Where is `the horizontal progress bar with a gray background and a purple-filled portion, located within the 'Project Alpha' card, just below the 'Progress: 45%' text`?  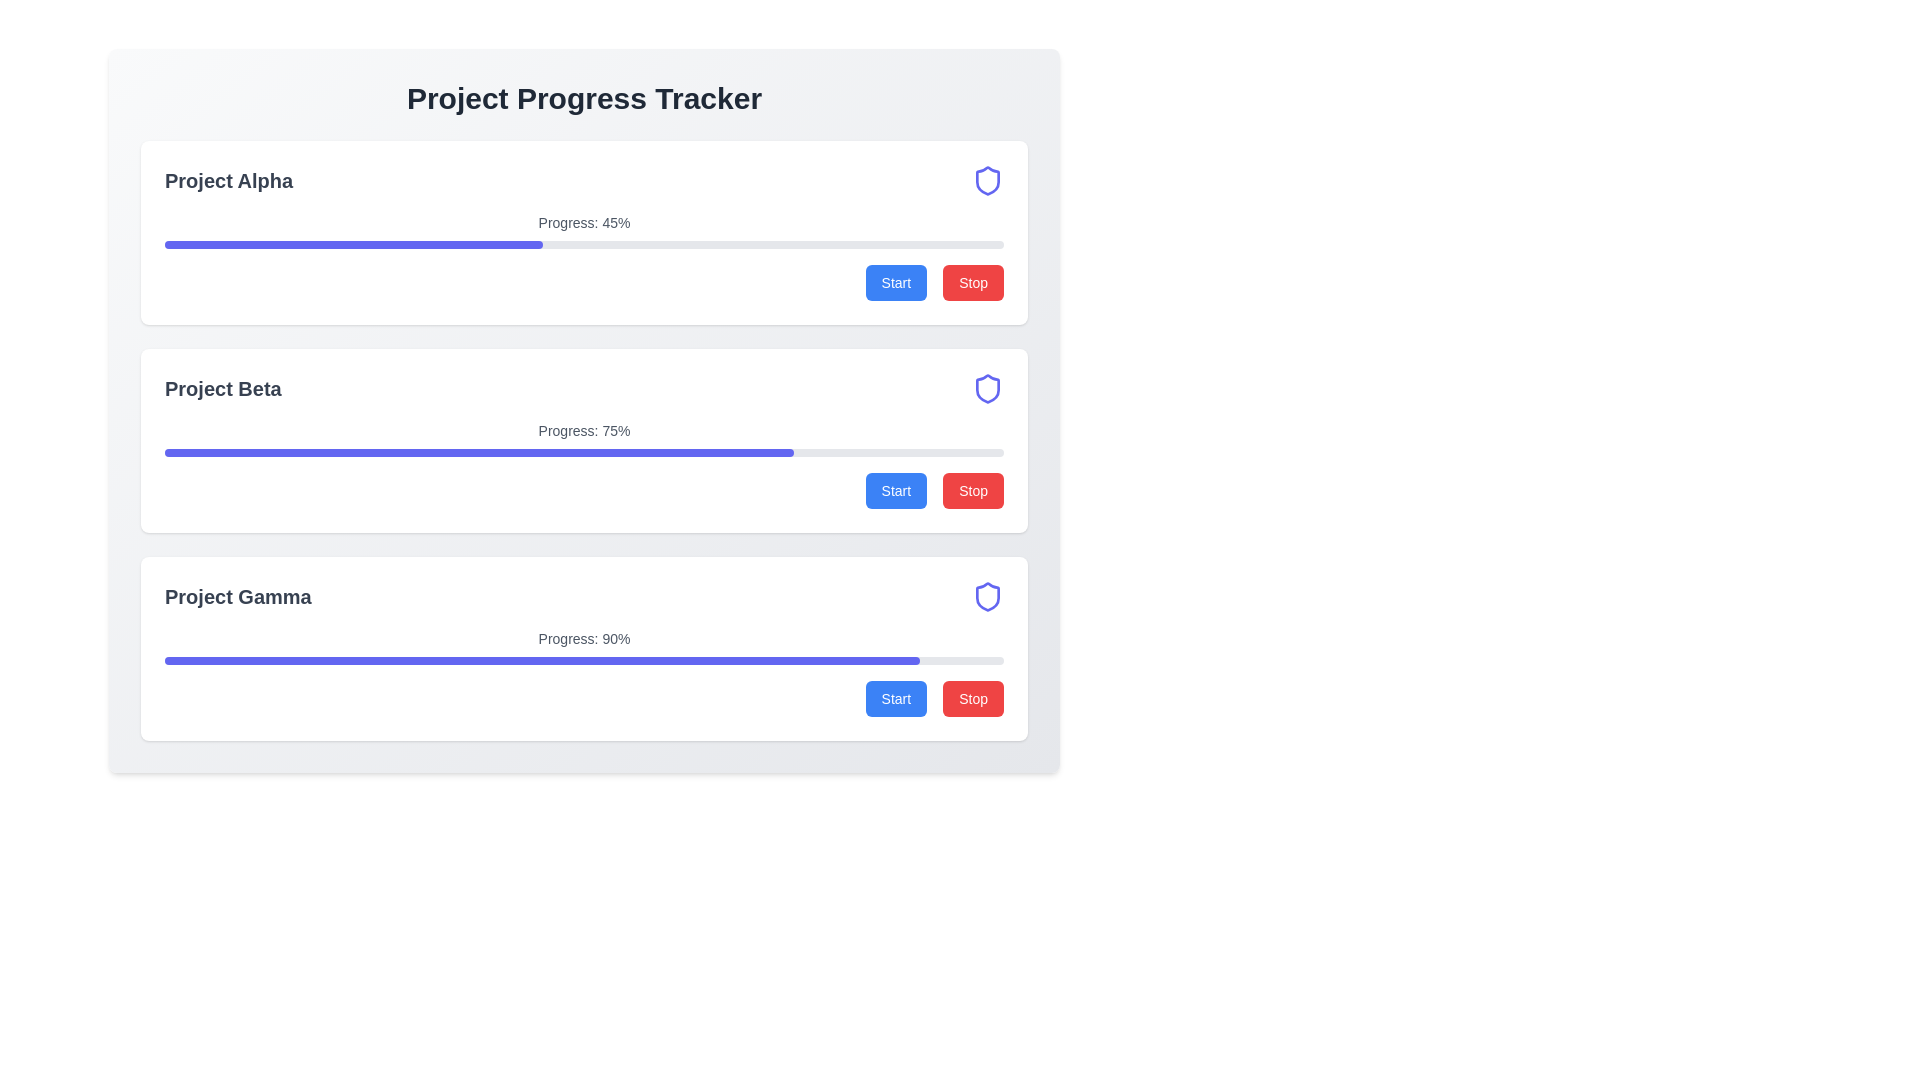
the horizontal progress bar with a gray background and a purple-filled portion, located within the 'Project Alpha' card, just below the 'Progress: 45%' text is located at coordinates (583, 244).